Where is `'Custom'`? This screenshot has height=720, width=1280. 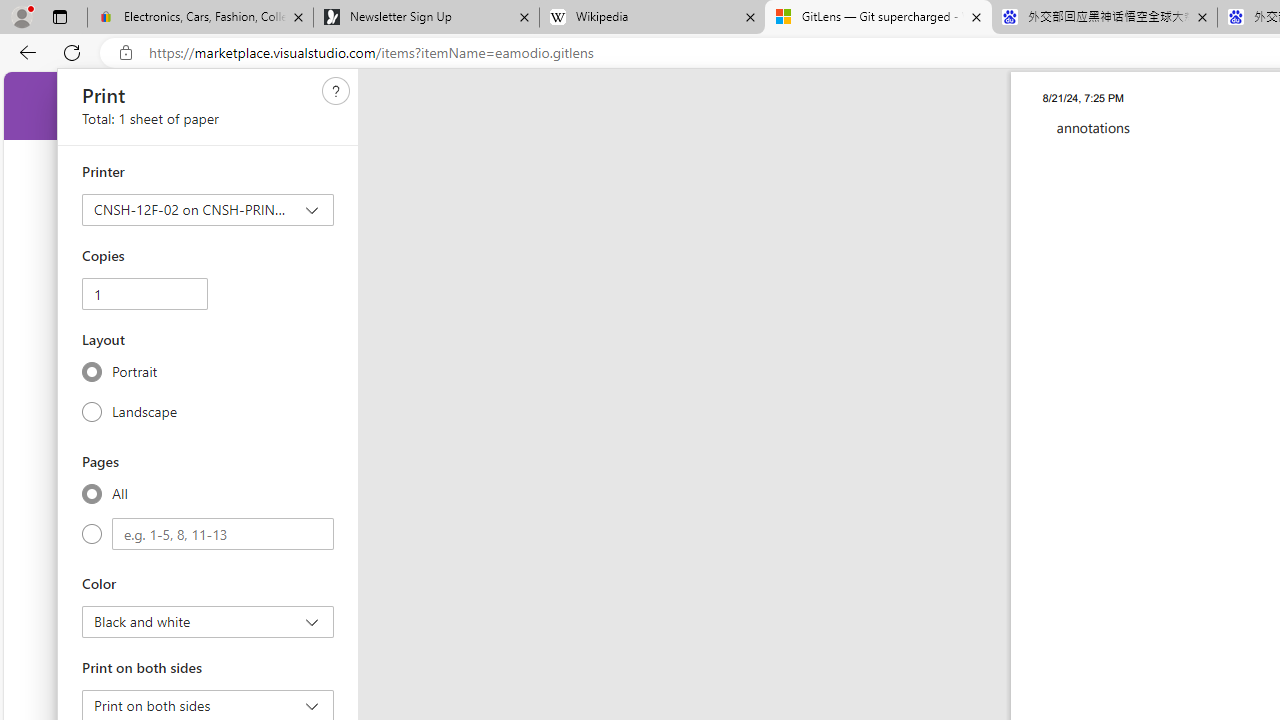 'Custom' is located at coordinates (91, 533).